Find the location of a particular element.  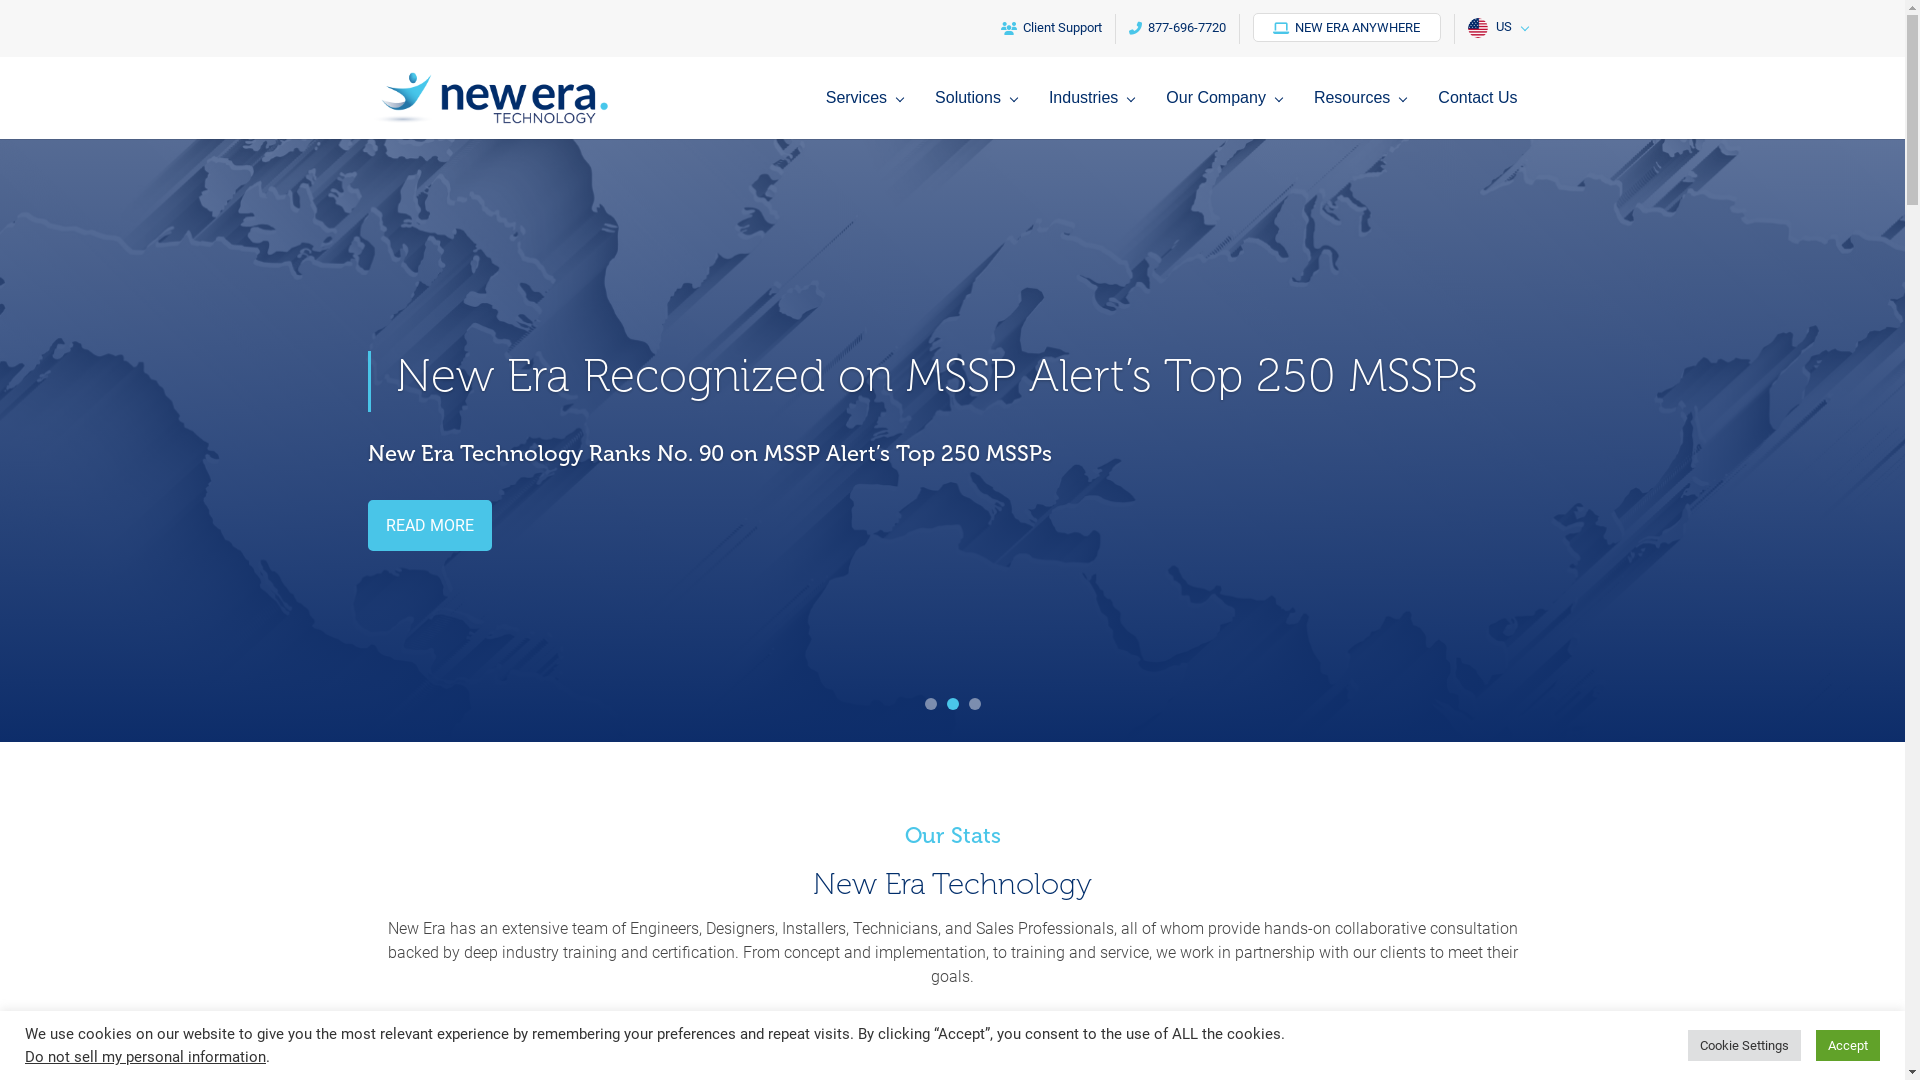

'2' is located at coordinates (944, 703).